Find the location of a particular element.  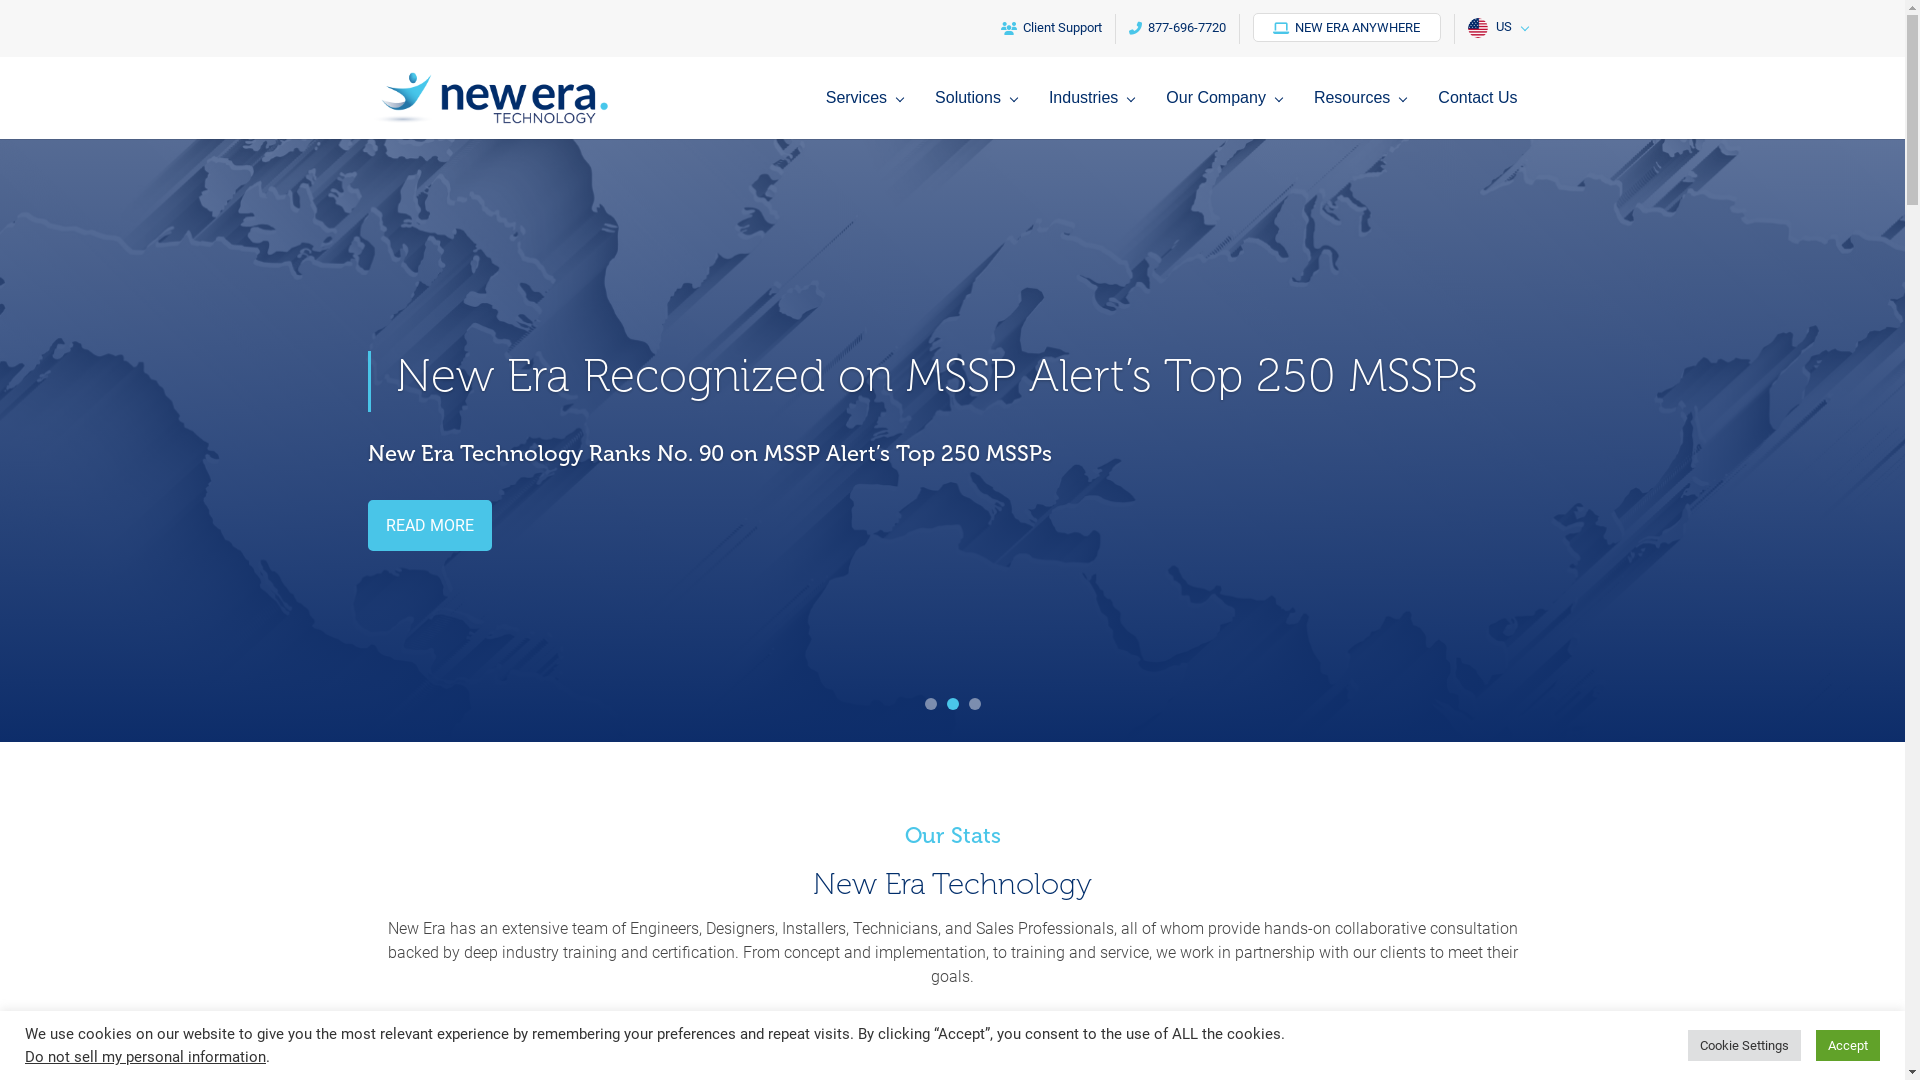

'2' is located at coordinates (944, 703).